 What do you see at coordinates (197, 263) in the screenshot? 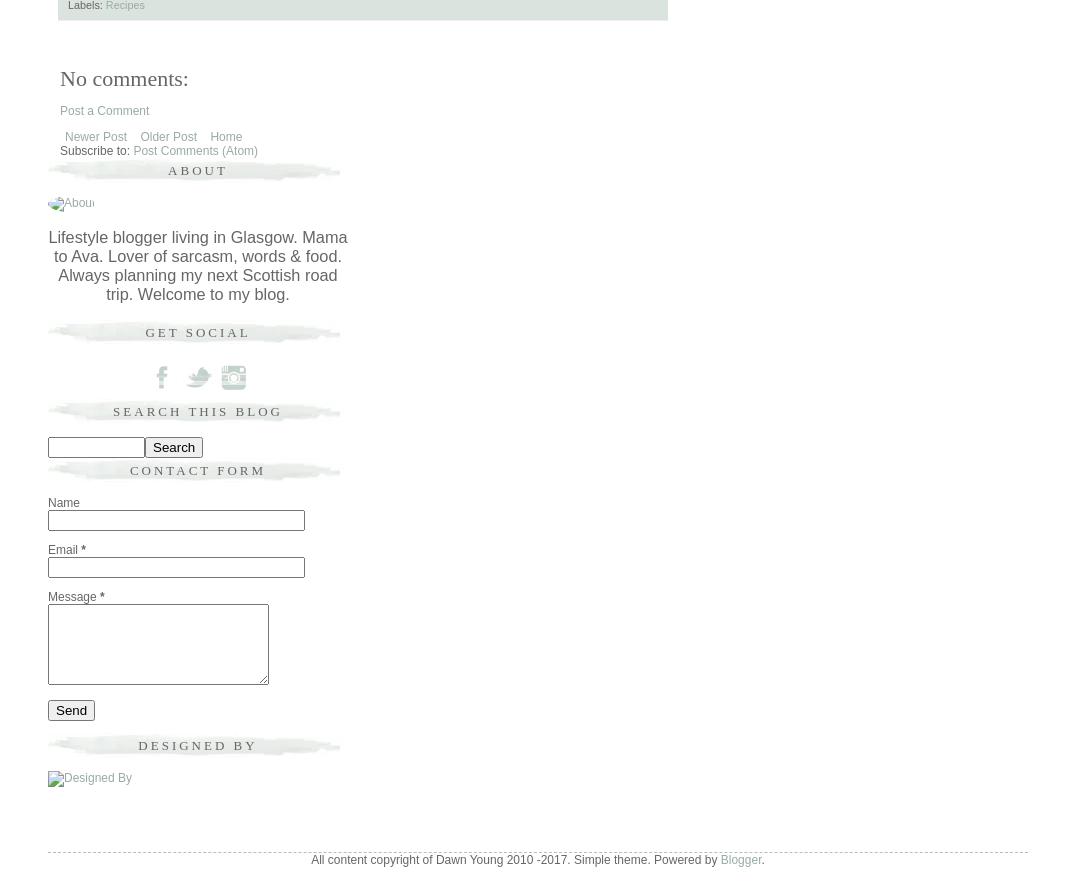
I see `'Lifestyle blogger living in Glasgow. Mama to Ava. Lover of sarcasm, words & food. Always planning my next Scottish road trip. Welcome to my blog.'` at bounding box center [197, 263].